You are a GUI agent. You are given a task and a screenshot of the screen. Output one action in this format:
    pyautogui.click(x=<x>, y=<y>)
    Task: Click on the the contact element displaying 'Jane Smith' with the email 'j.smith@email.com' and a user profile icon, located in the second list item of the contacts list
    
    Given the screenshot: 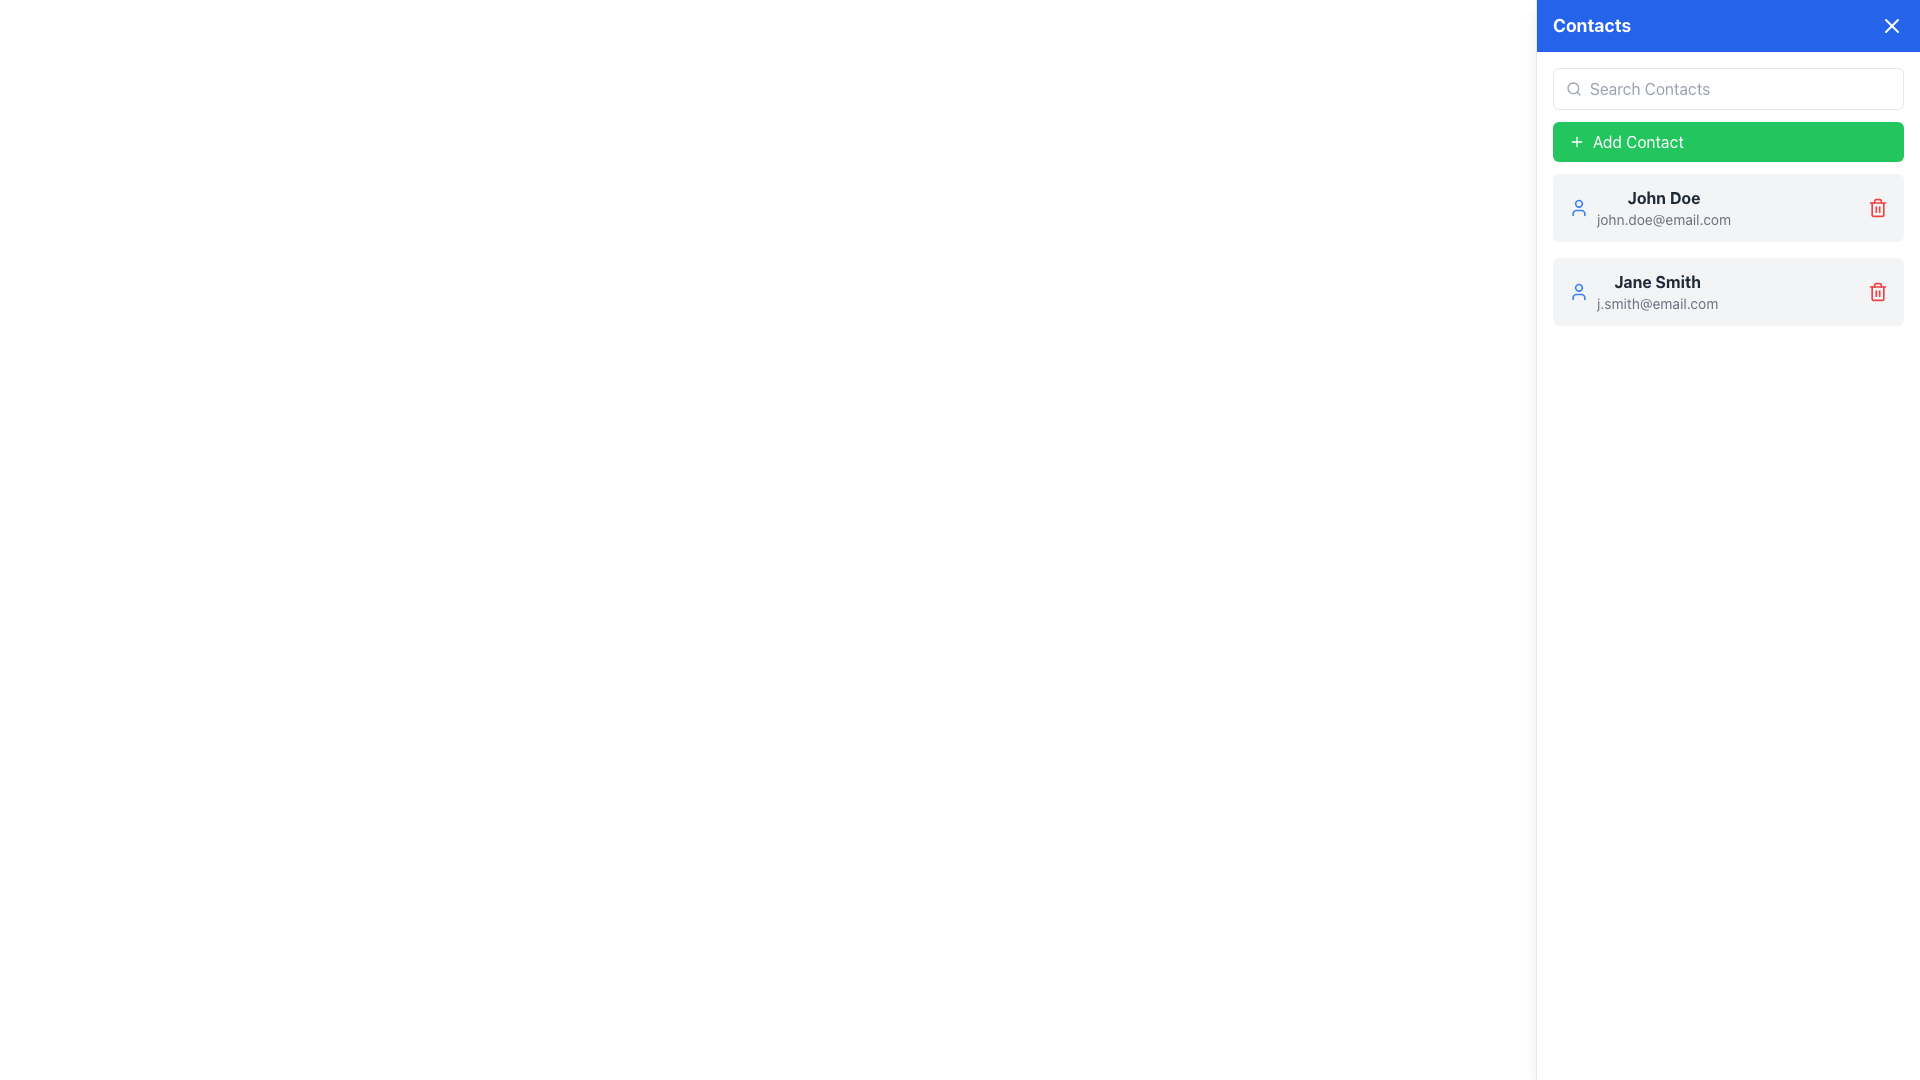 What is the action you would take?
    pyautogui.click(x=1643, y=292)
    